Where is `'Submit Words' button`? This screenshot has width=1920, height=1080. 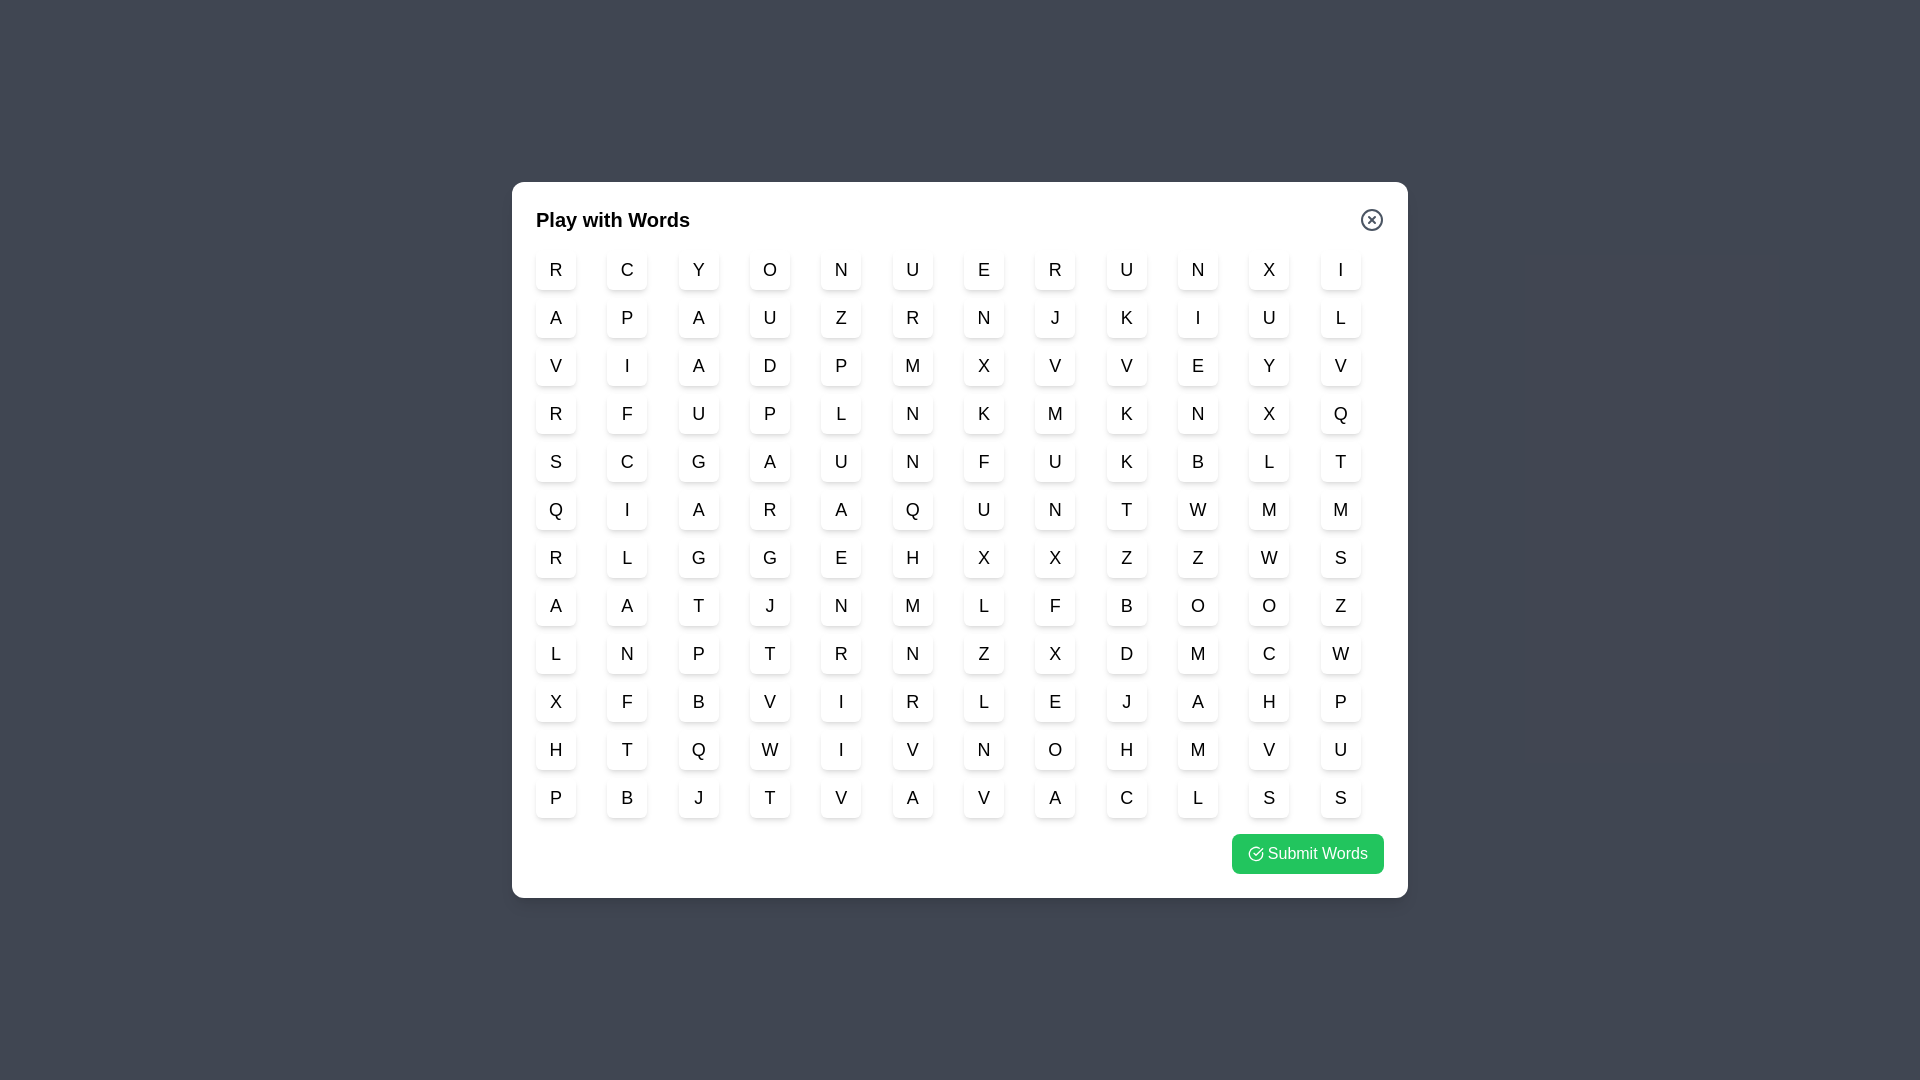
'Submit Words' button is located at coordinates (1306, 853).